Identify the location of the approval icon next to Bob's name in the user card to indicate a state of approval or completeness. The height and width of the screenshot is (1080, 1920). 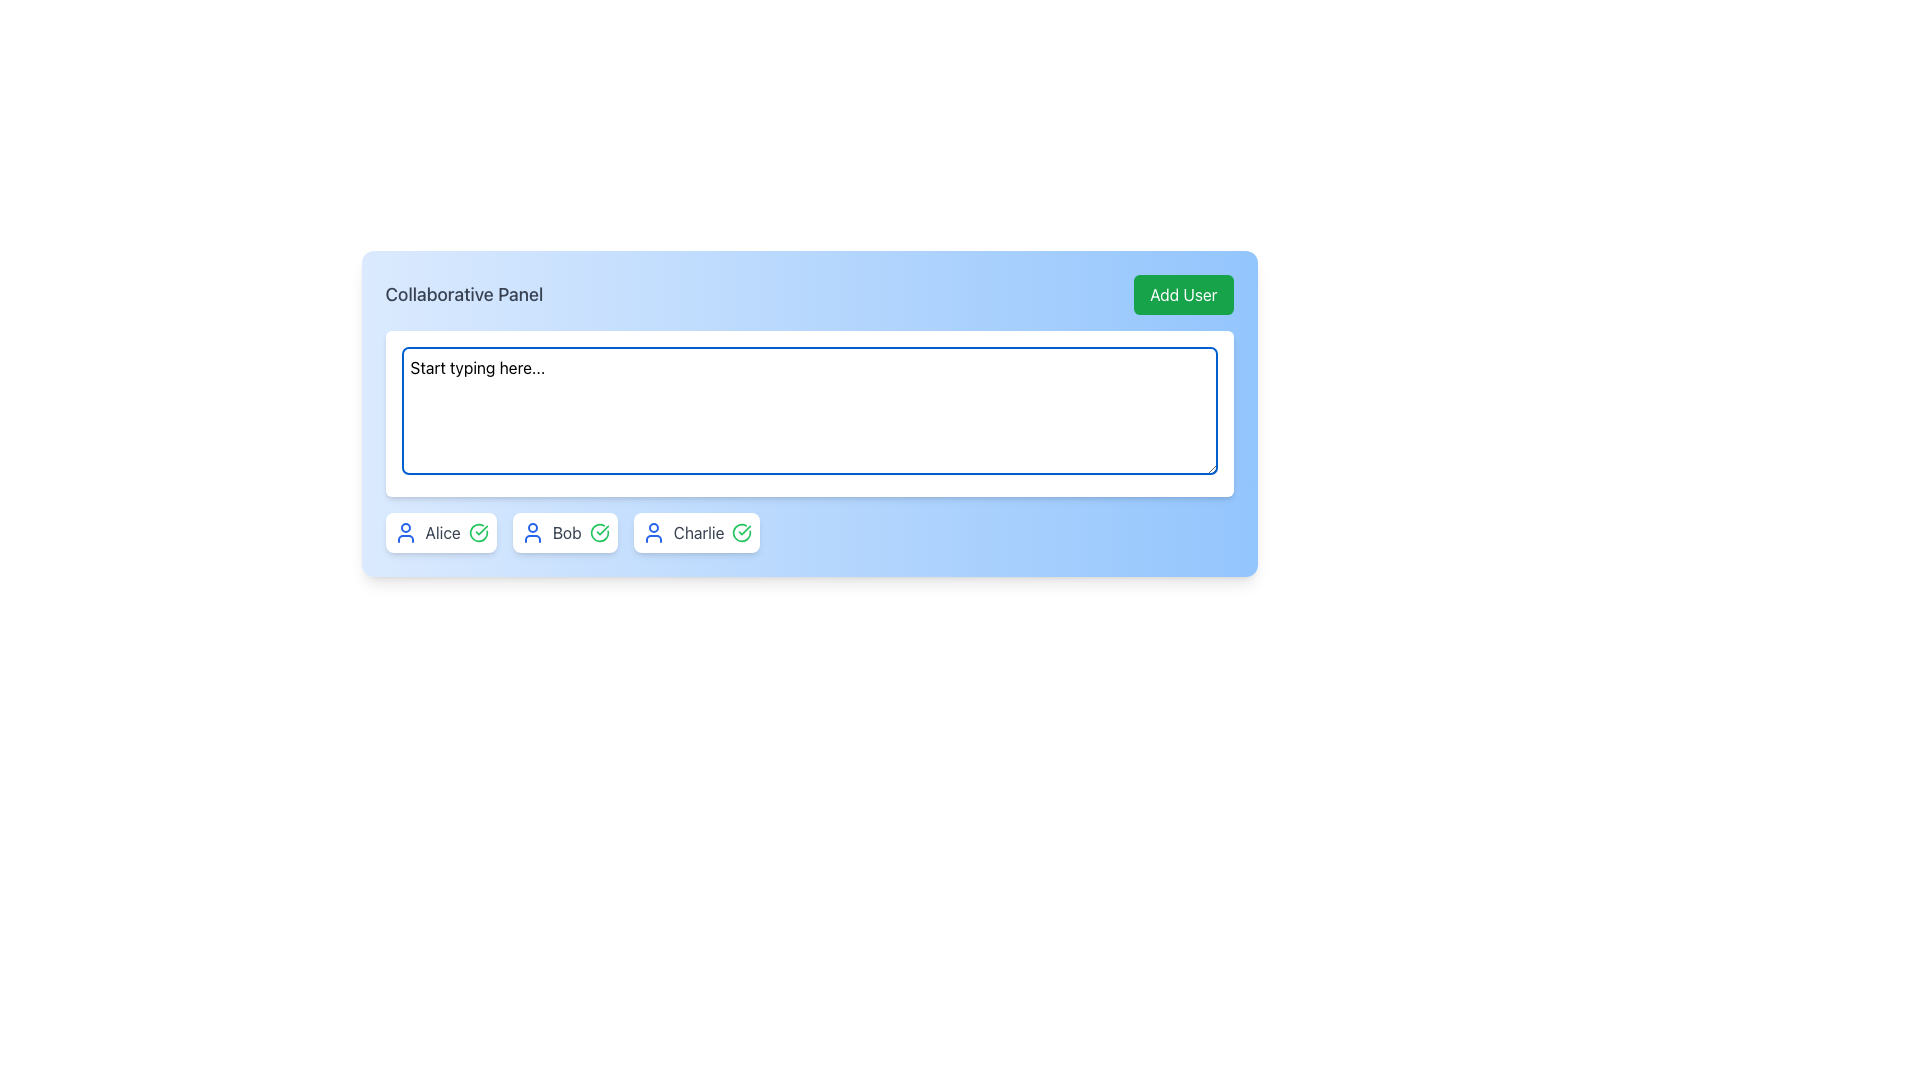
(598, 531).